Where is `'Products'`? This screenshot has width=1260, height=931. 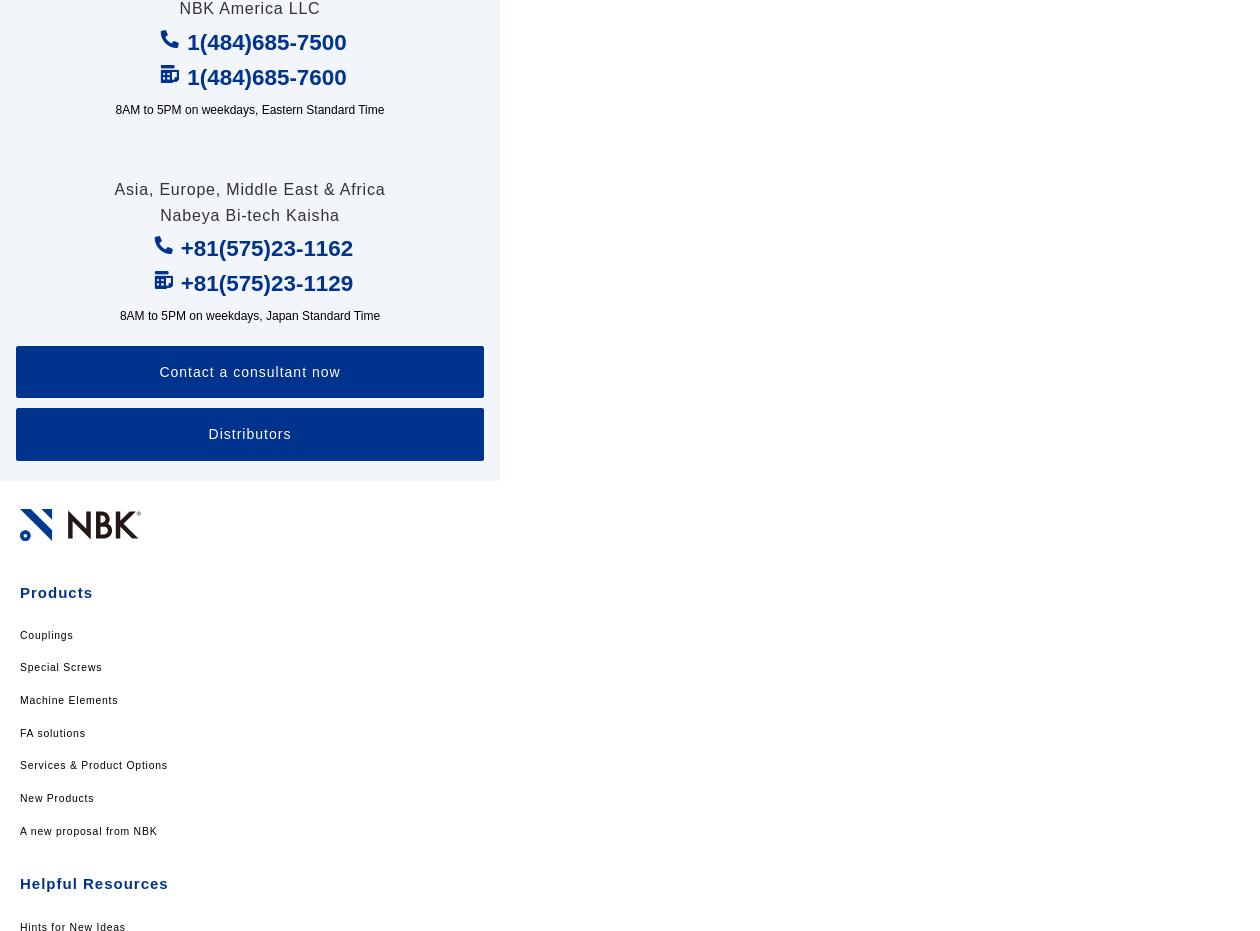
'Products' is located at coordinates (56, 590).